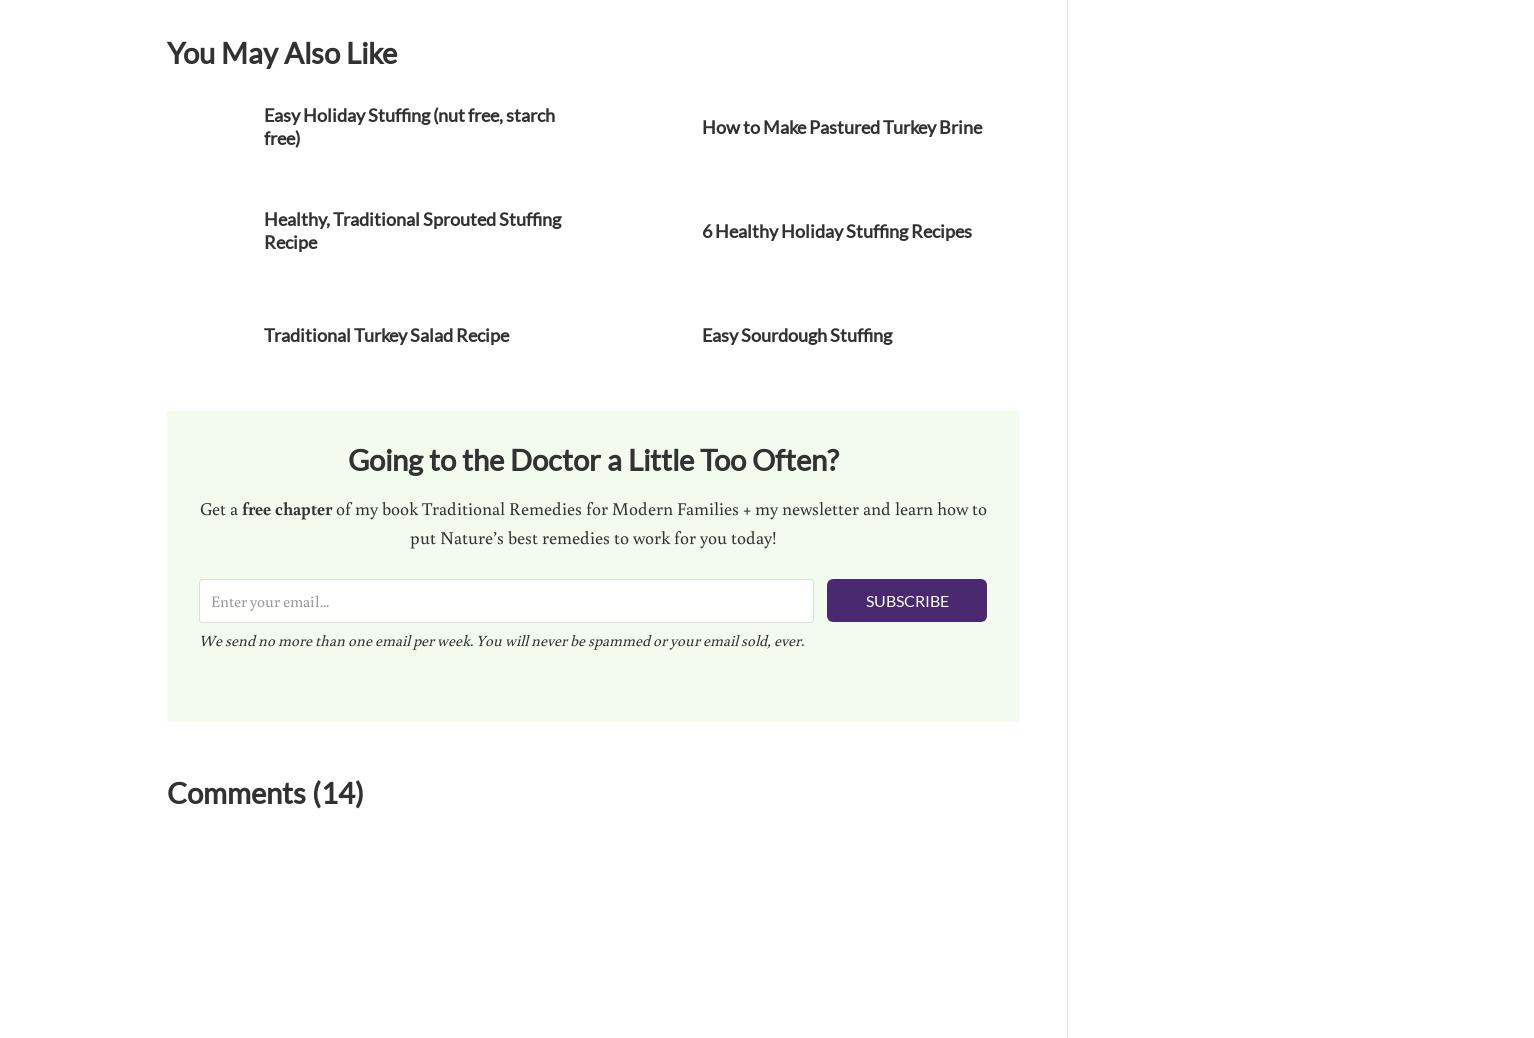 This screenshot has width=1534, height=1038. What do you see at coordinates (285, 506) in the screenshot?
I see `'free chapter'` at bounding box center [285, 506].